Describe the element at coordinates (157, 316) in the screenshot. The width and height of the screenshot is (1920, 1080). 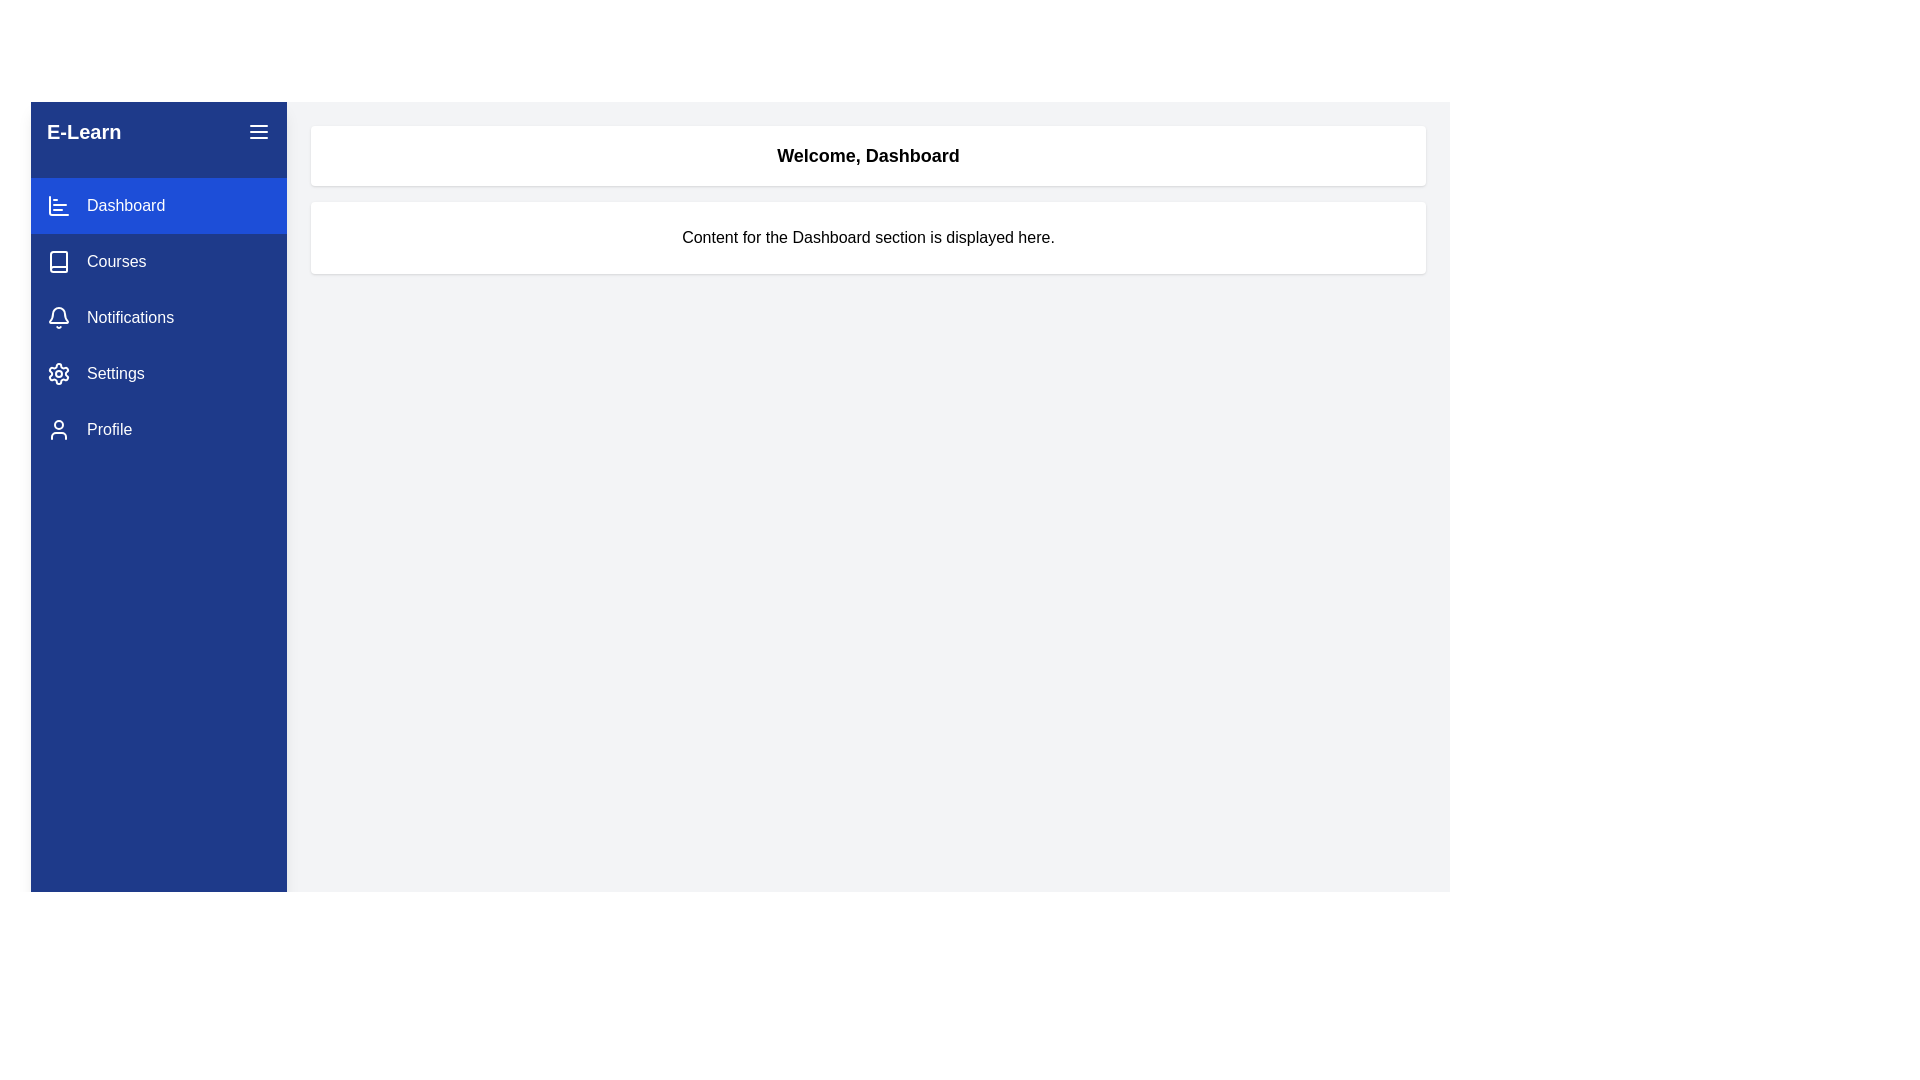
I see `the 'Notifications' menu item in the sidebar, which is the third item featuring a bell icon and white text on a blue background` at that location.